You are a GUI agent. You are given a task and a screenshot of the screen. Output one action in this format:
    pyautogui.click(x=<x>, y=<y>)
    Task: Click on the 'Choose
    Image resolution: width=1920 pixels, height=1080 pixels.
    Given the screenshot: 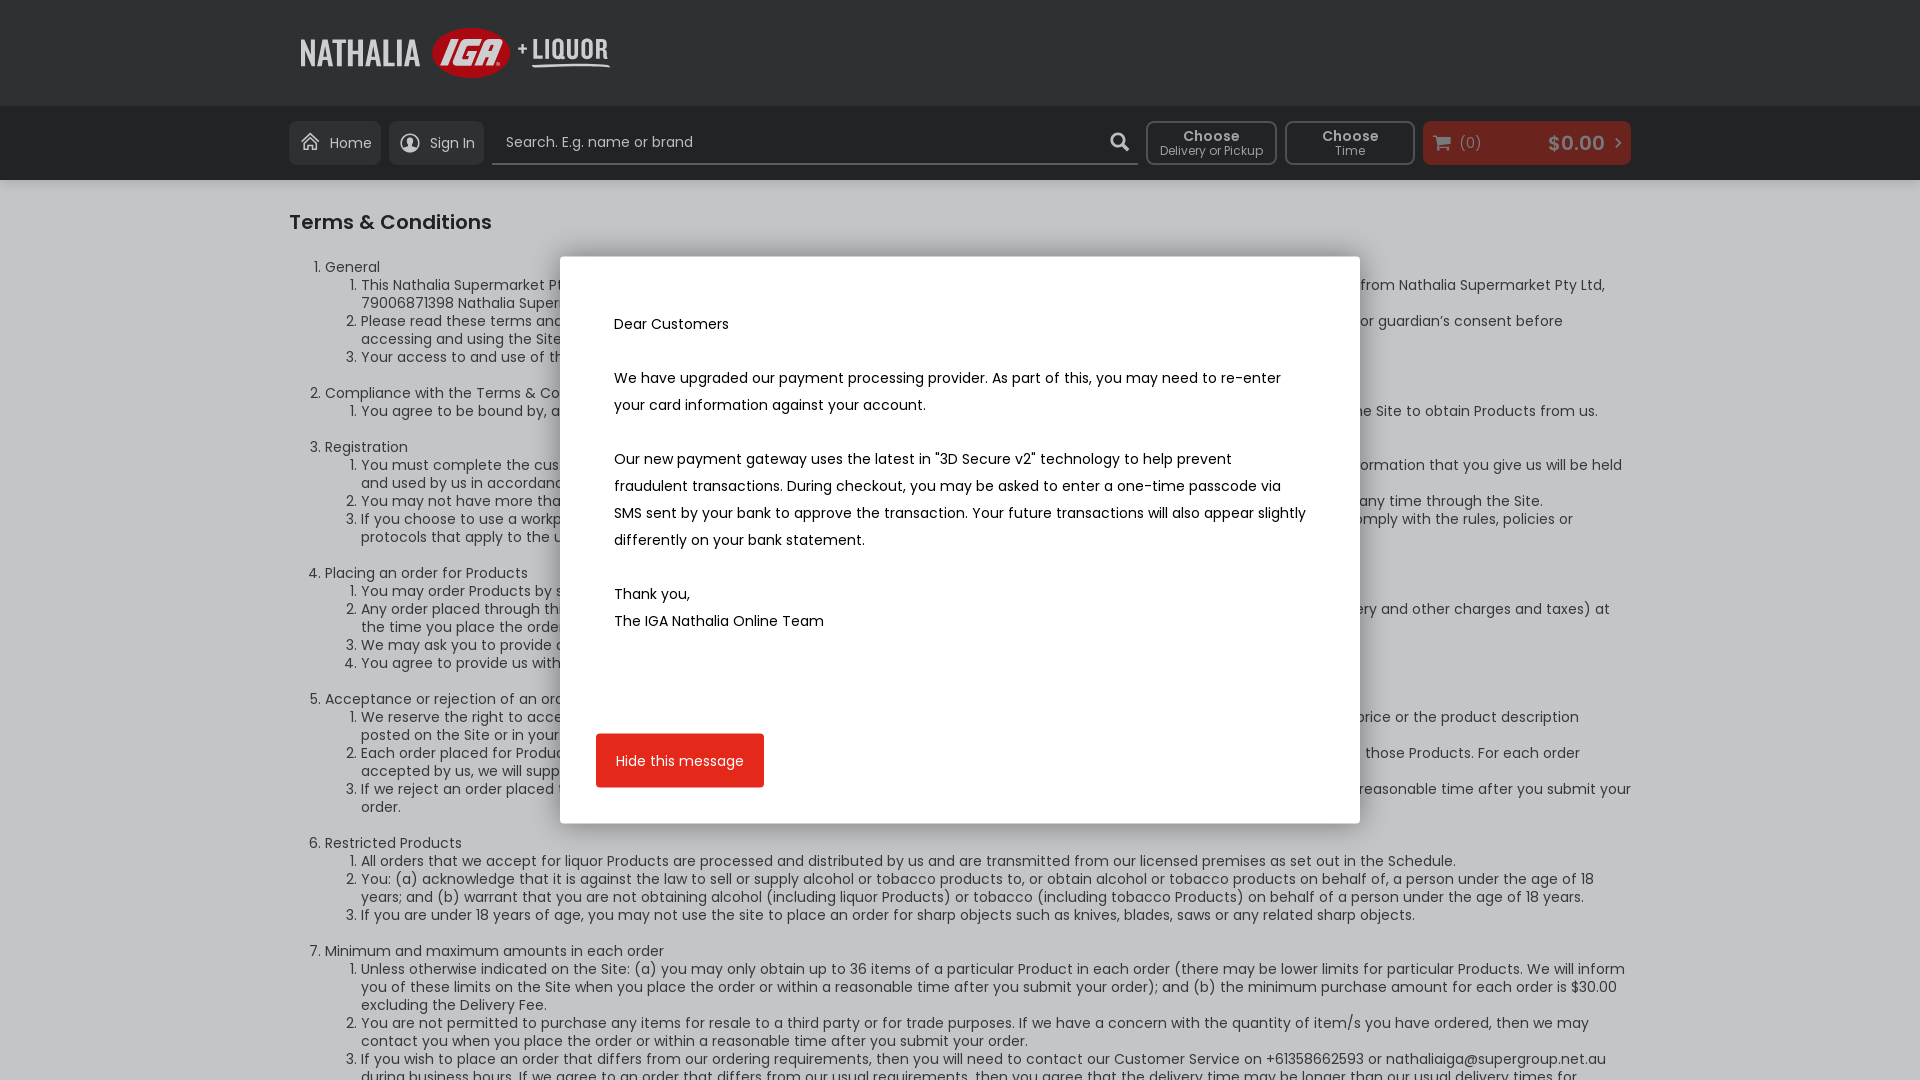 What is the action you would take?
    pyautogui.click(x=1210, y=141)
    